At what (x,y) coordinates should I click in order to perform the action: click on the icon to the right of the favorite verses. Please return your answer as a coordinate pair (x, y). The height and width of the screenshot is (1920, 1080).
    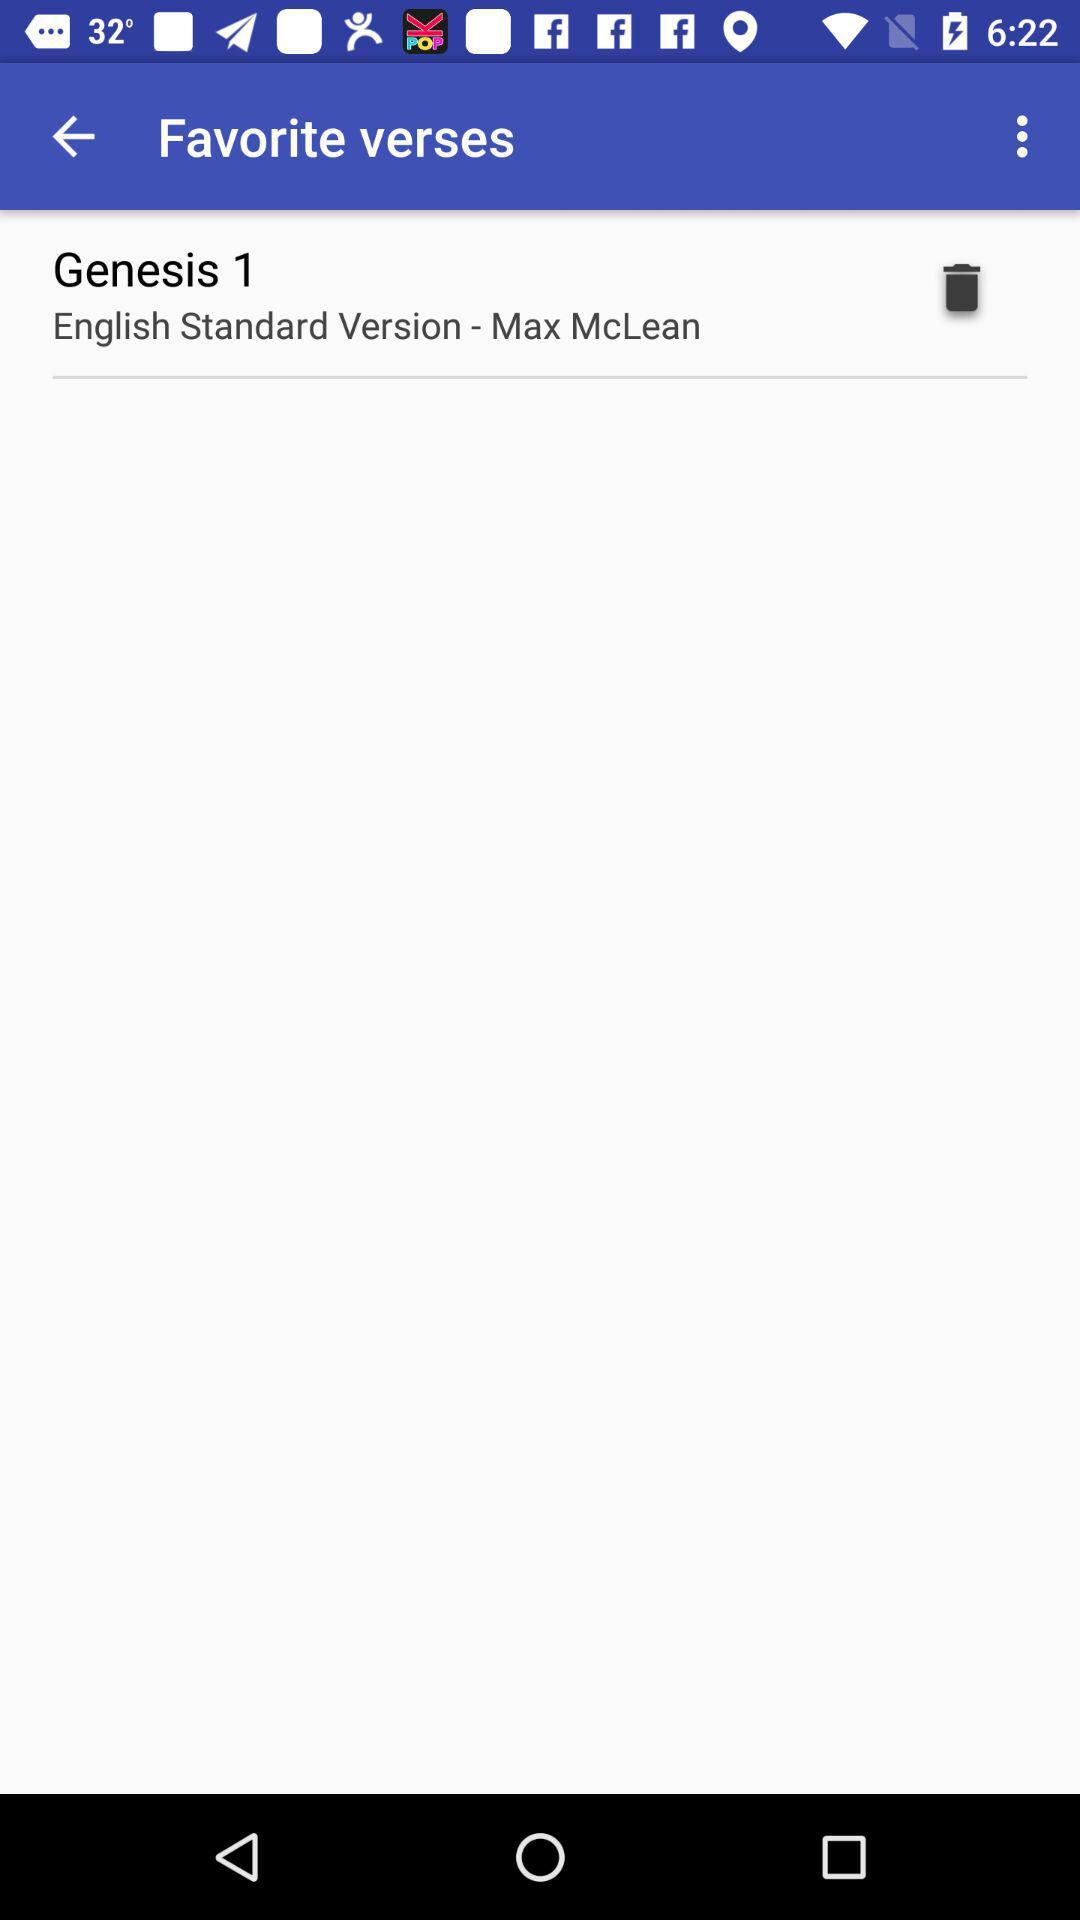
    Looking at the image, I should click on (1027, 135).